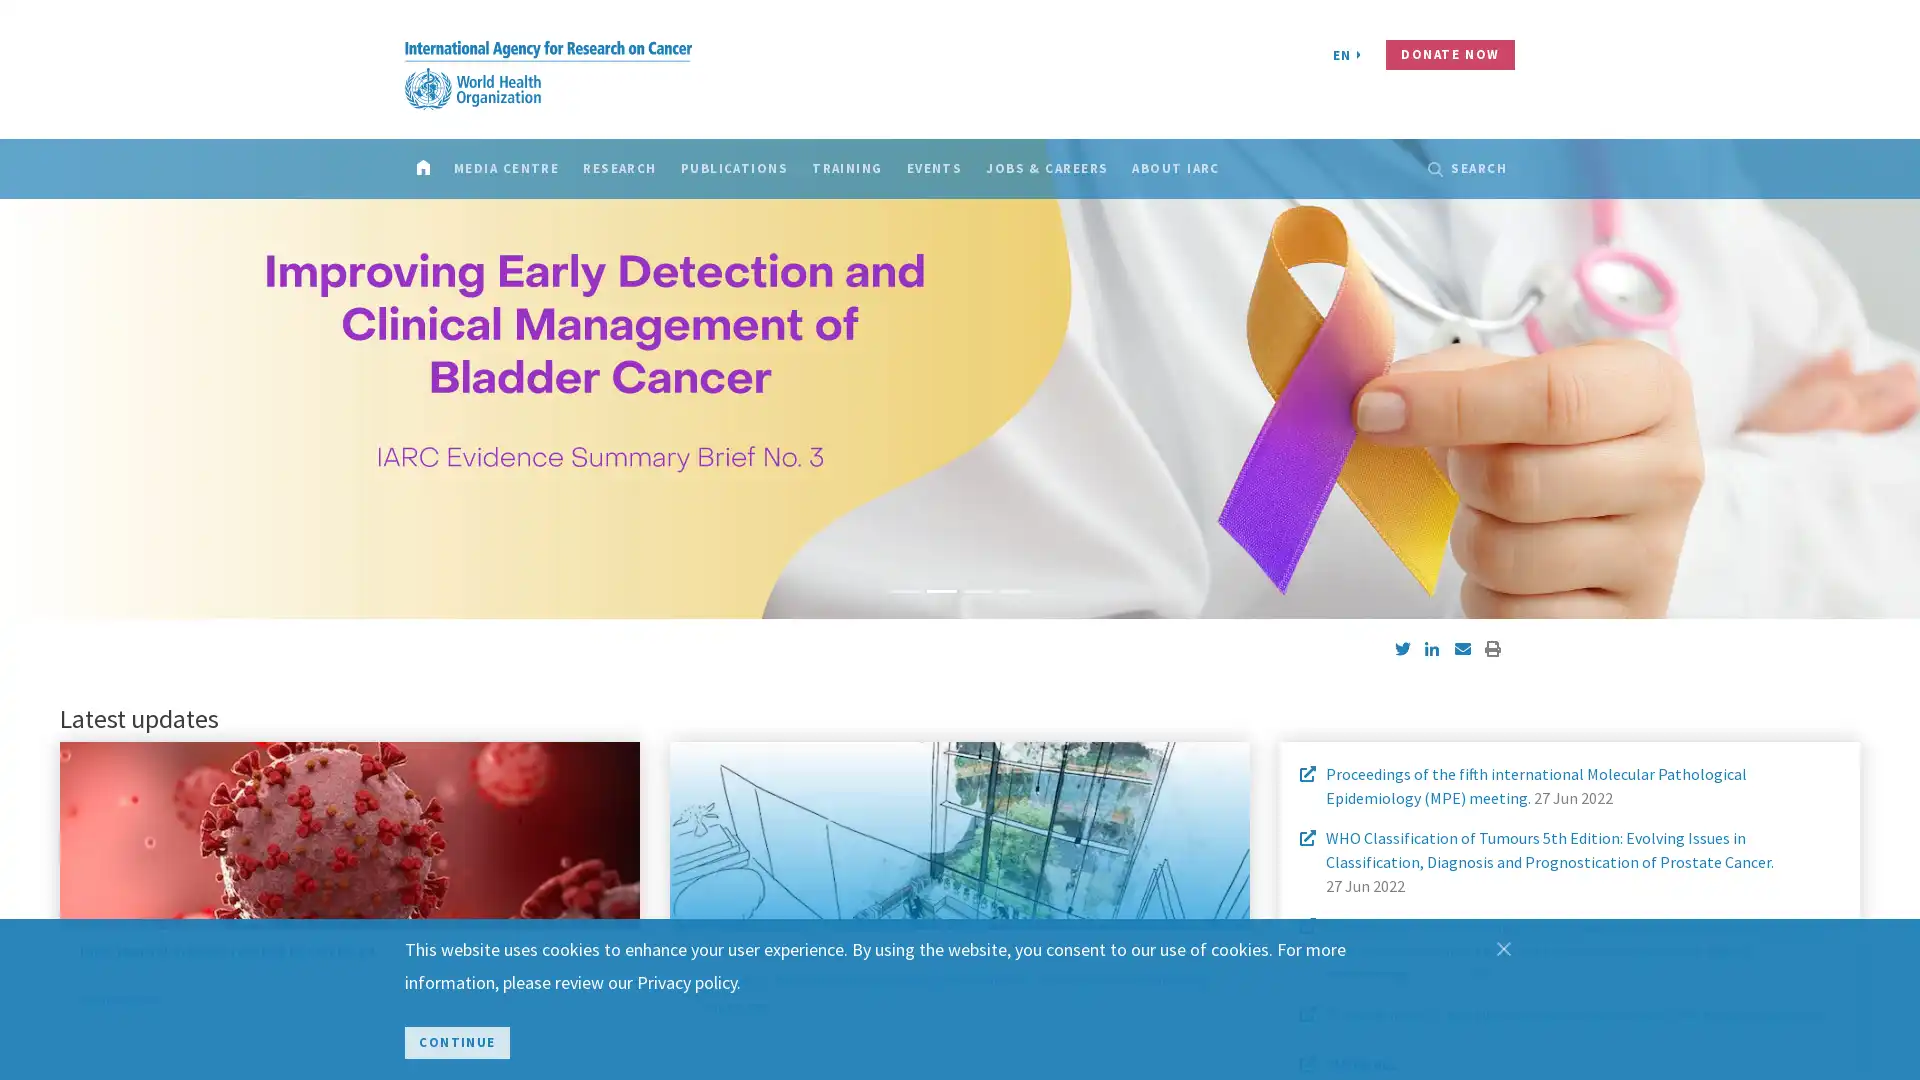  Describe the element at coordinates (978, 590) in the screenshot. I see `Goto Slide 3` at that location.